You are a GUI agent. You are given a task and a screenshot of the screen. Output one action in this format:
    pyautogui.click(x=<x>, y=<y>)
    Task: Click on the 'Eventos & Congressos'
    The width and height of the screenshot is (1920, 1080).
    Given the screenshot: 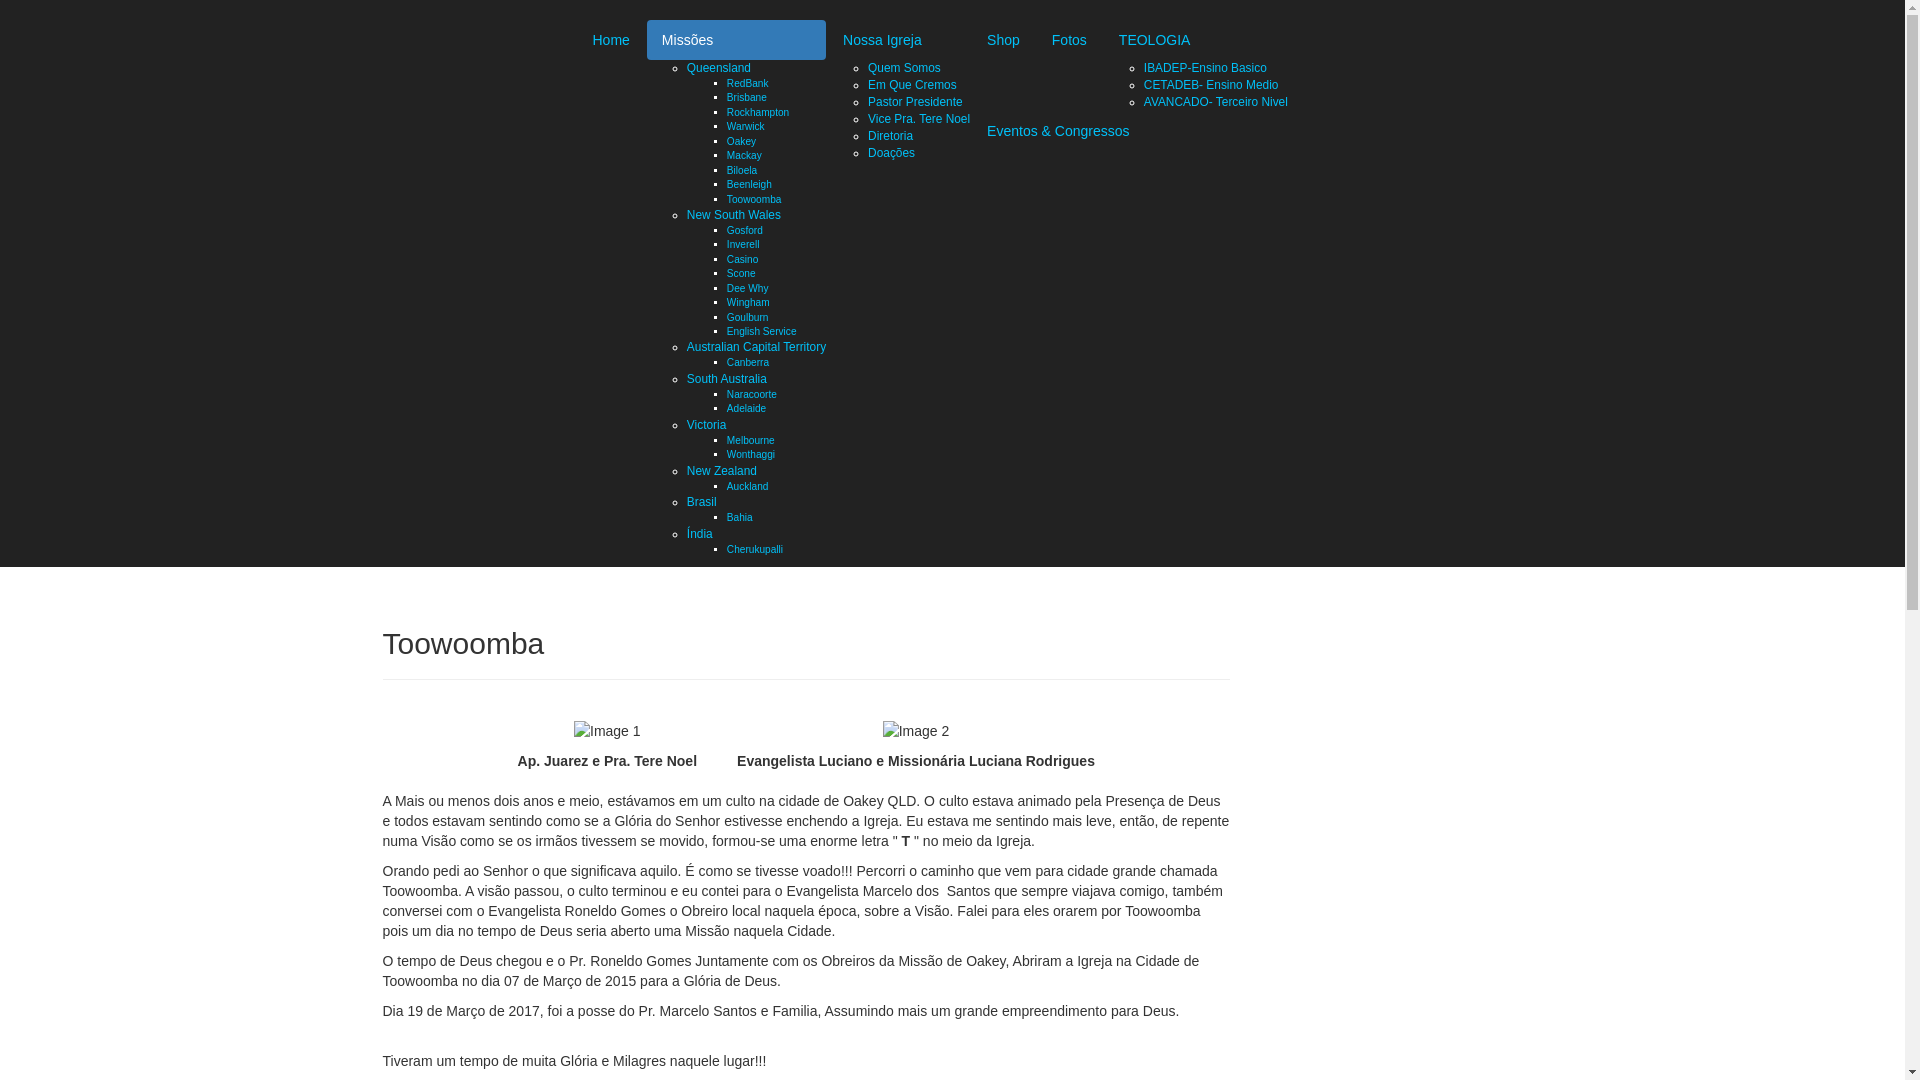 What is the action you would take?
    pyautogui.click(x=1056, y=131)
    